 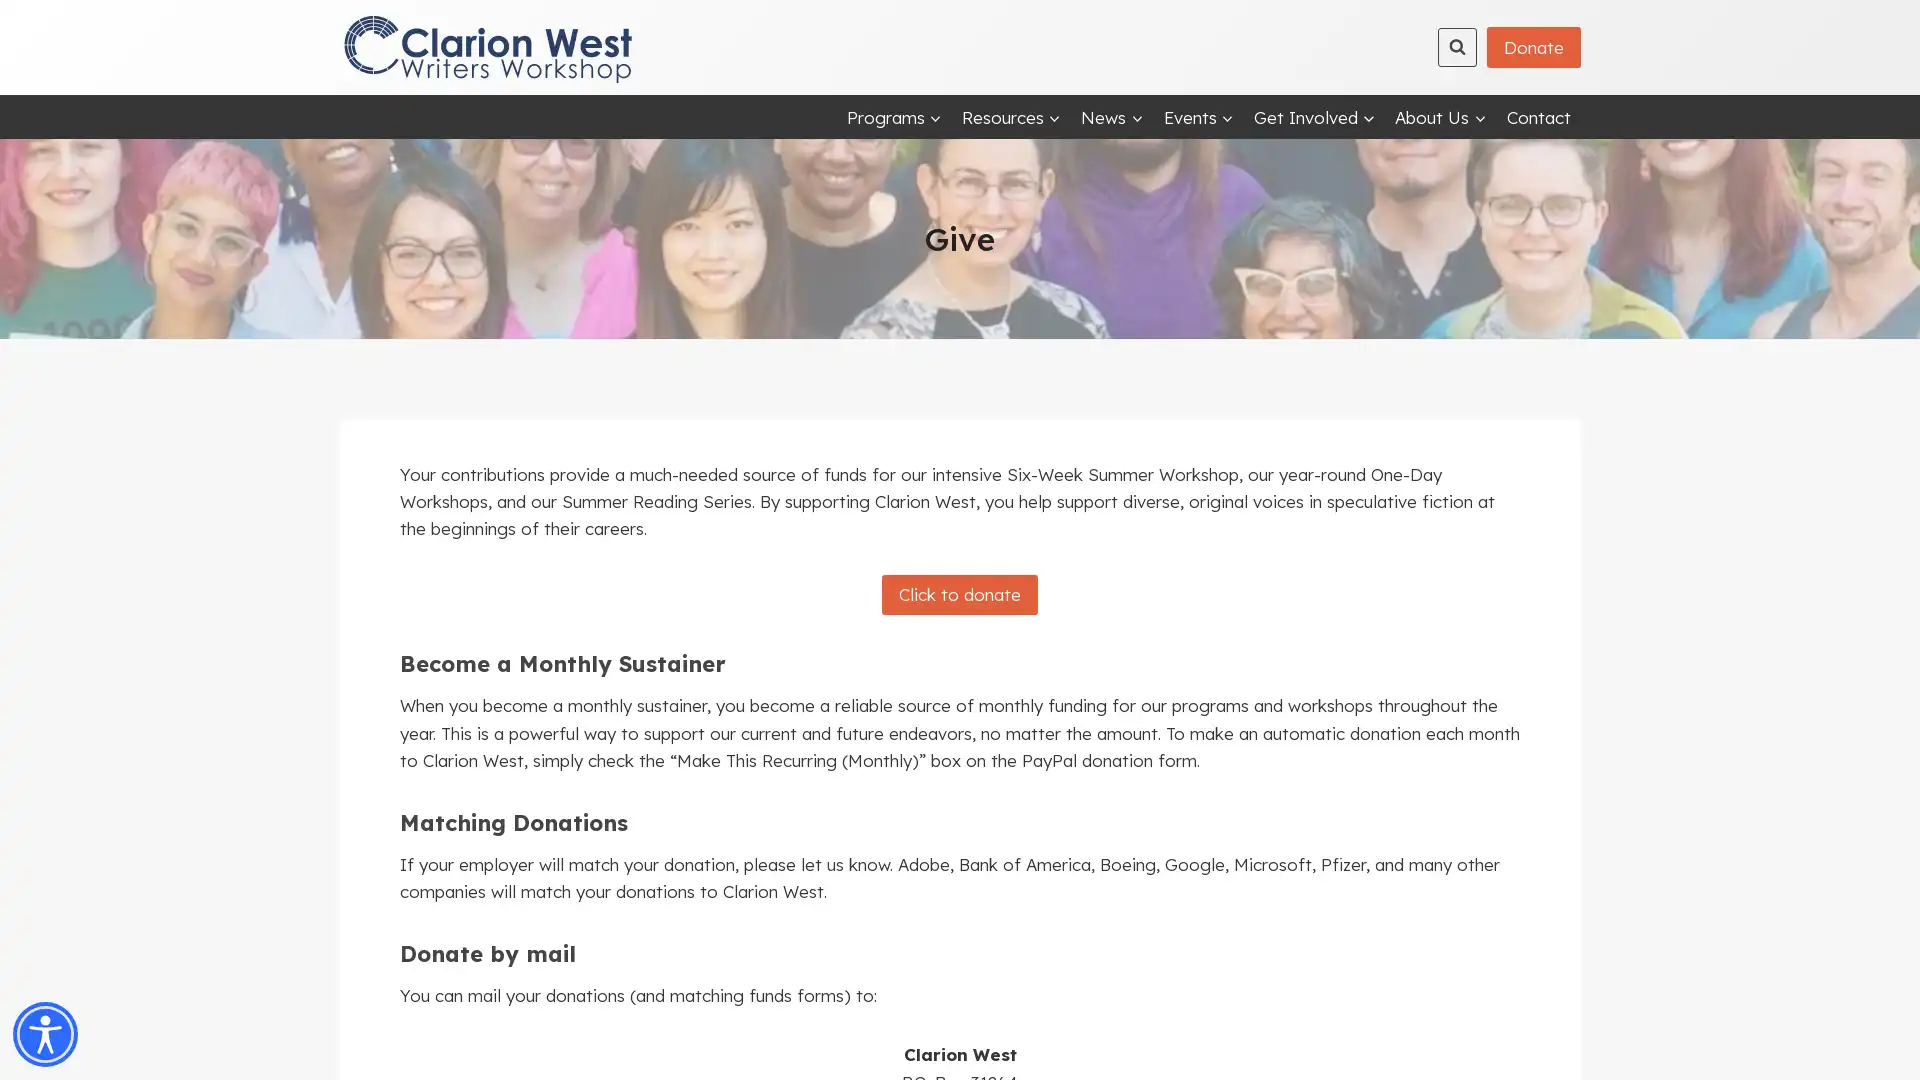 What do you see at coordinates (1111, 116) in the screenshot?
I see `Expand child menu` at bounding box center [1111, 116].